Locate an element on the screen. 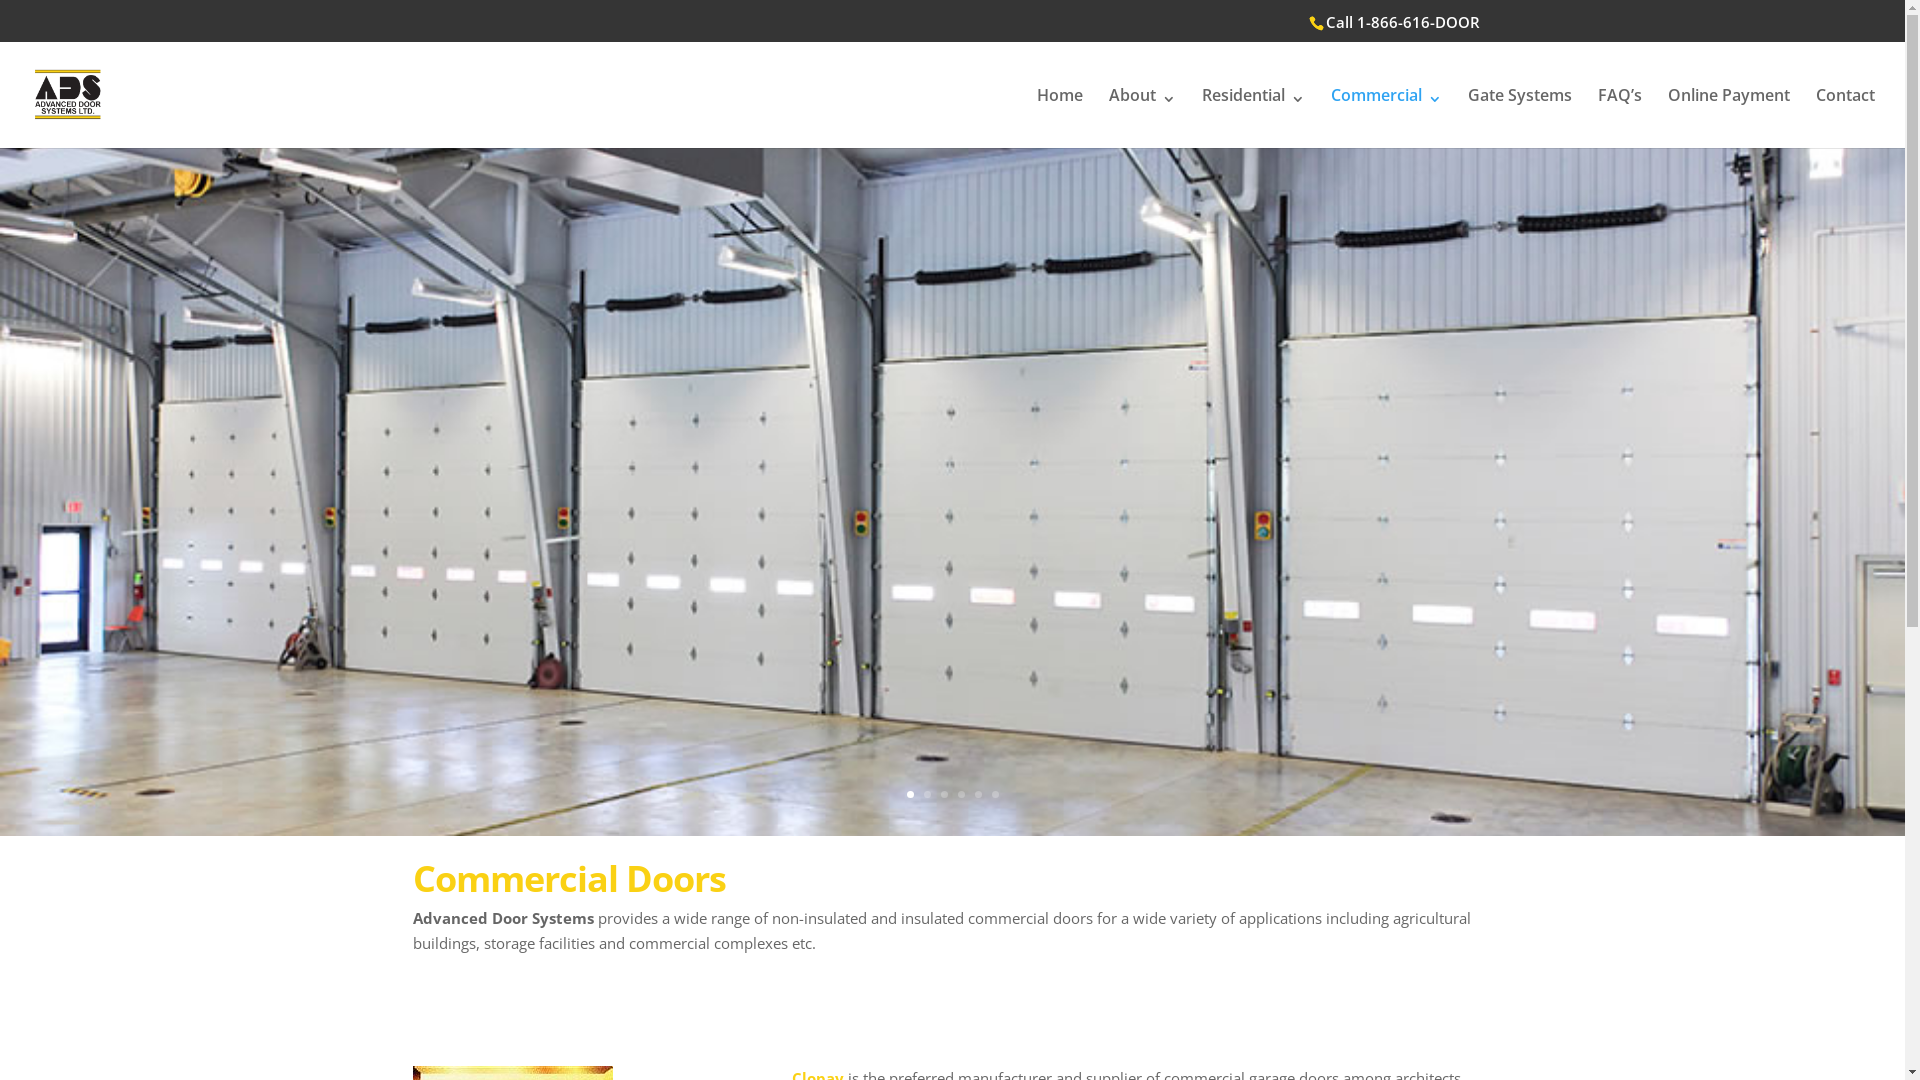 The height and width of the screenshot is (1080, 1920). '1' is located at coordinates (908, 793).